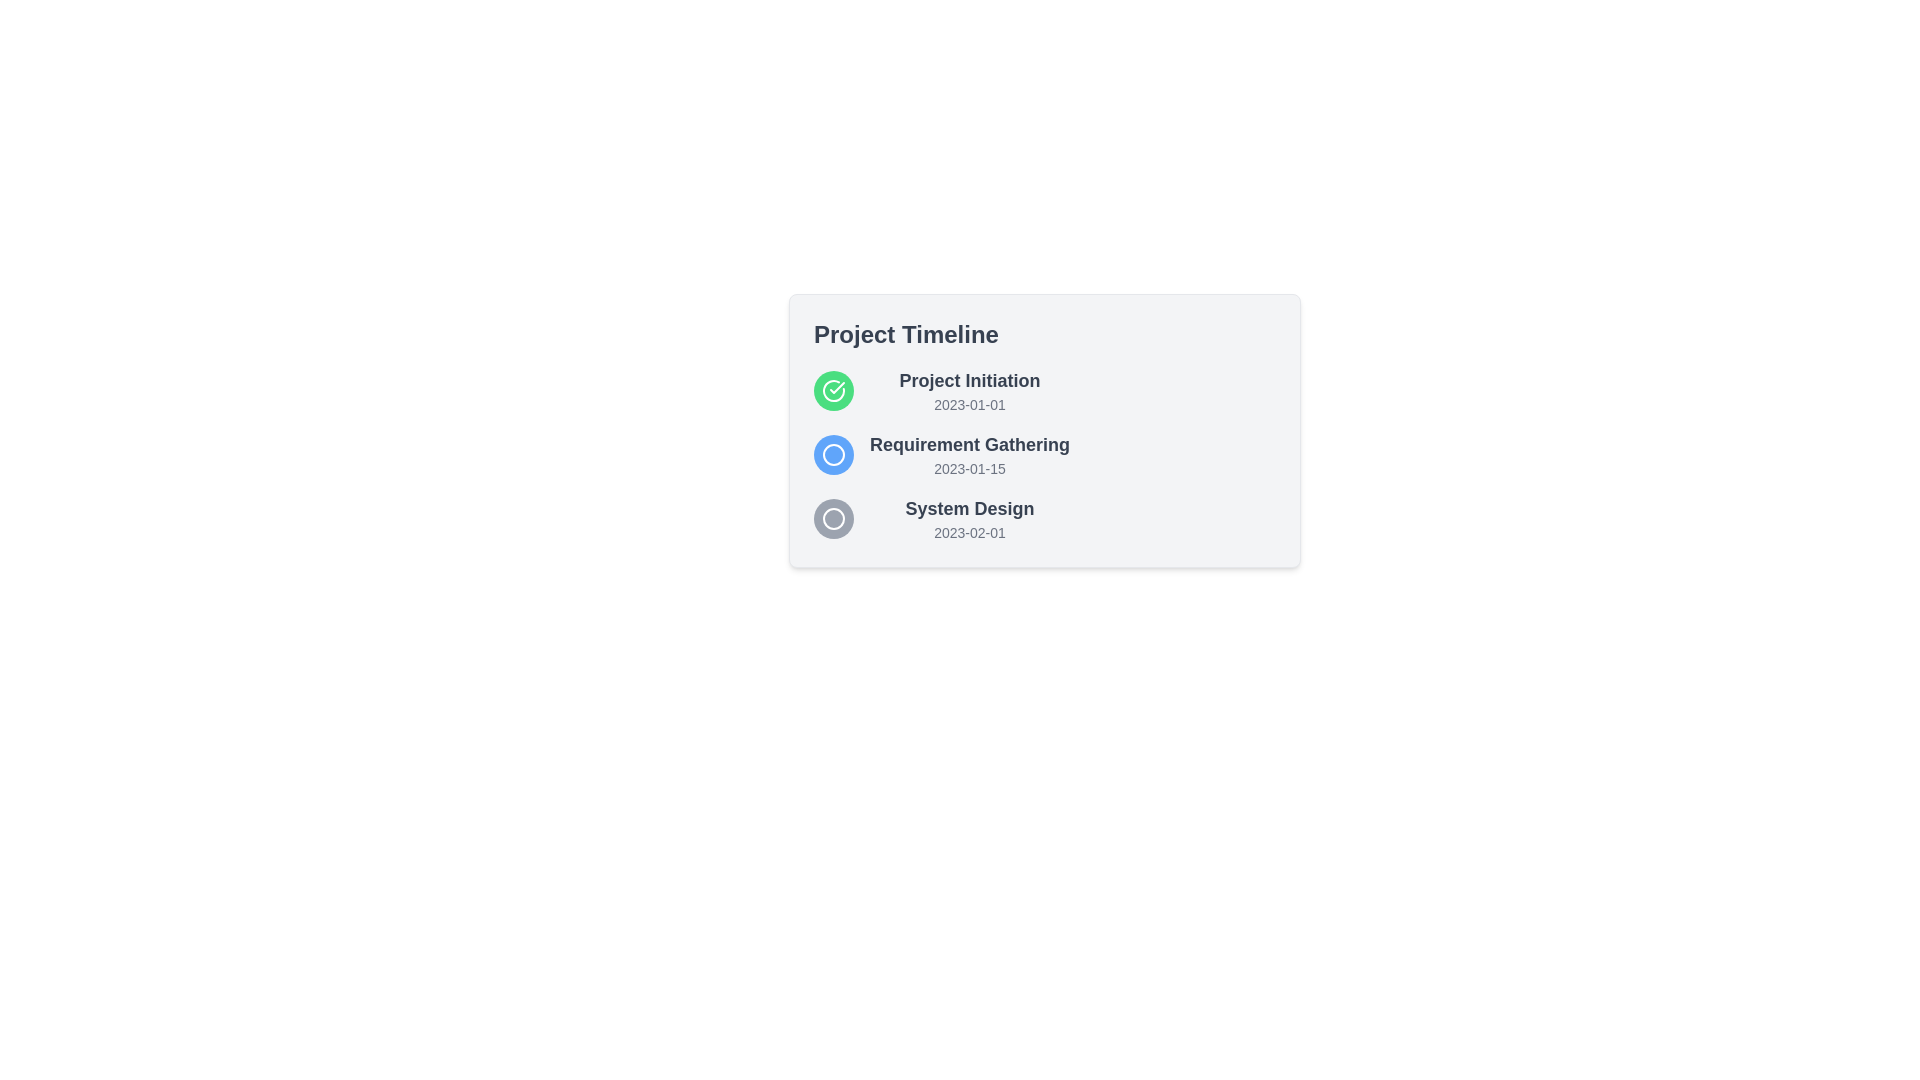 This screenshot has width=1920, height=1080. I want to click on text content of the Text Label indicating the date of the 'Requirement Gathering' event, which is positioned below the bold title in the timeline interface, so click(969, 469).